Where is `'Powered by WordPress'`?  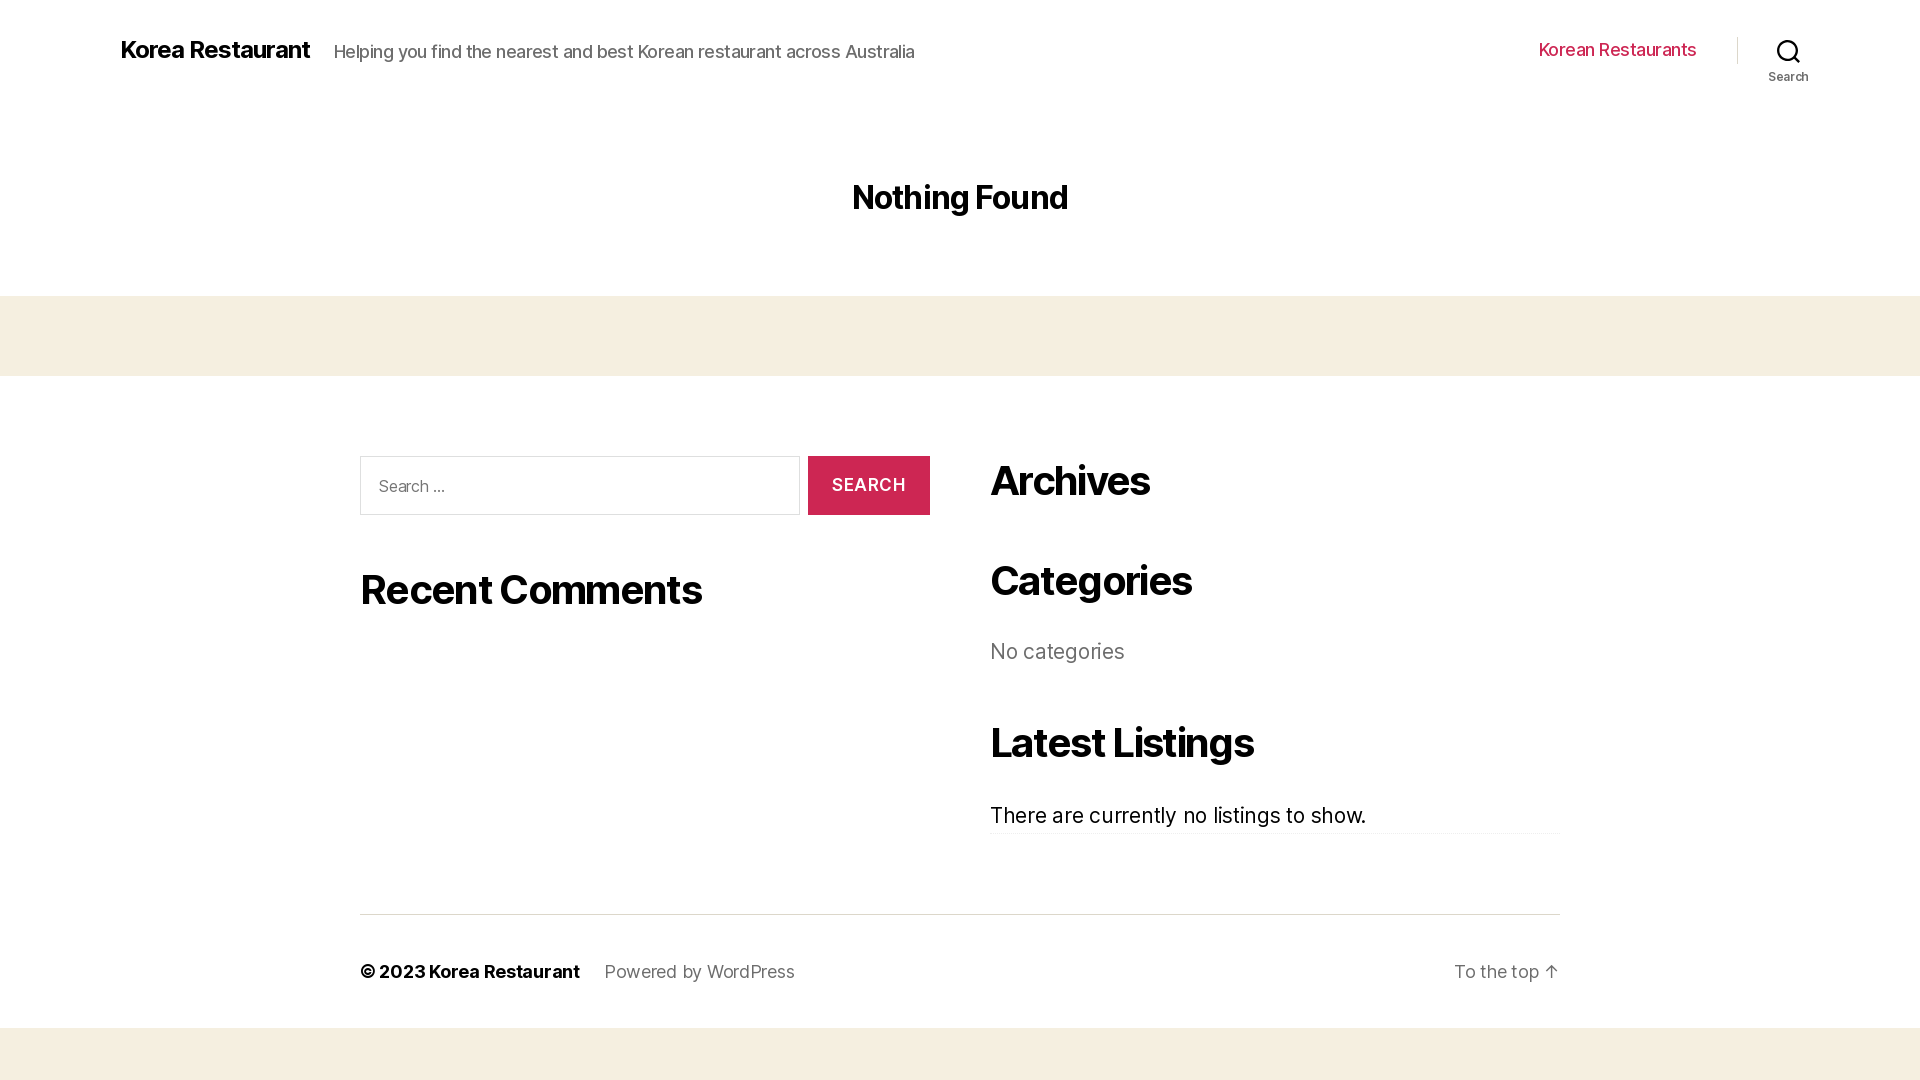
'Powered by WordPress' is located at coordinates (699, 970).